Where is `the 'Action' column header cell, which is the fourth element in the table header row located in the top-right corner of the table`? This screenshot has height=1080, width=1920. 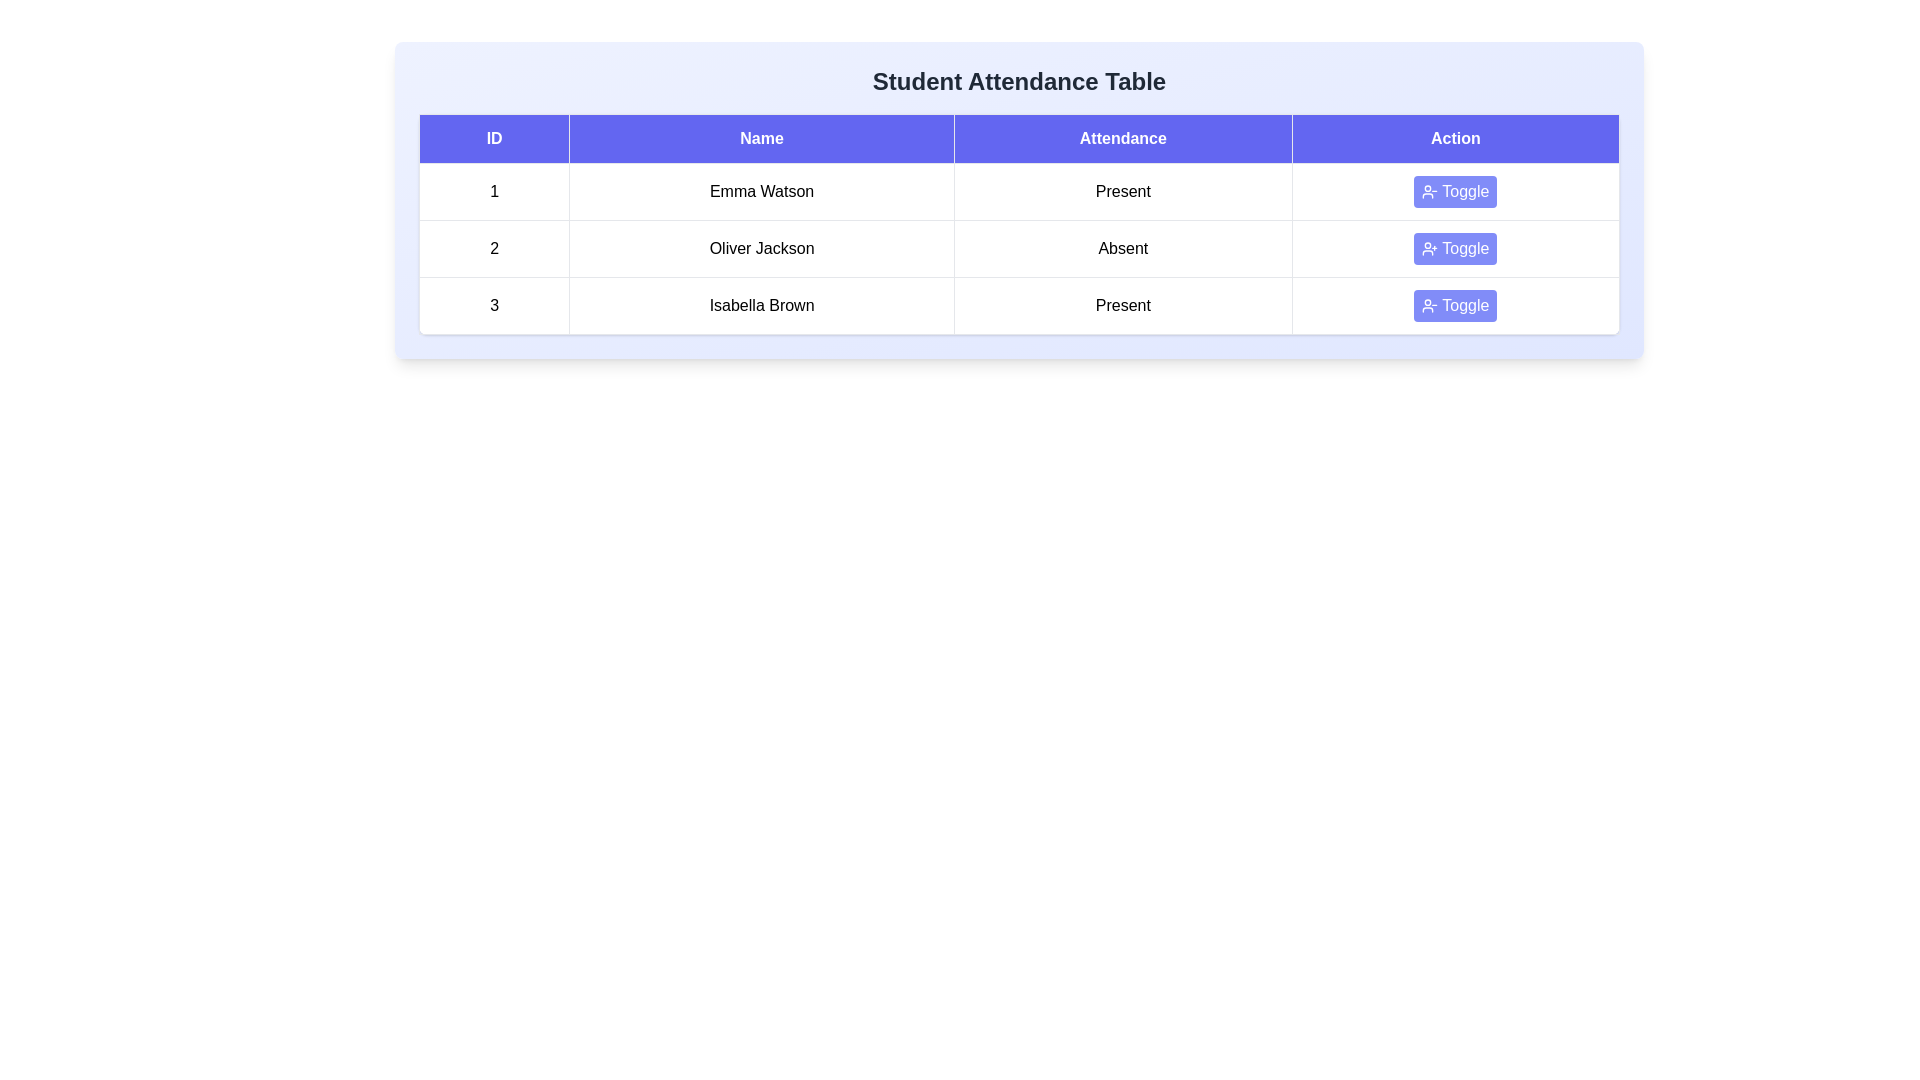
the 'Action' column header cell, which is the fourth element in the table header row located in the top-right corner of the table is located at coordinates (1455, 137).